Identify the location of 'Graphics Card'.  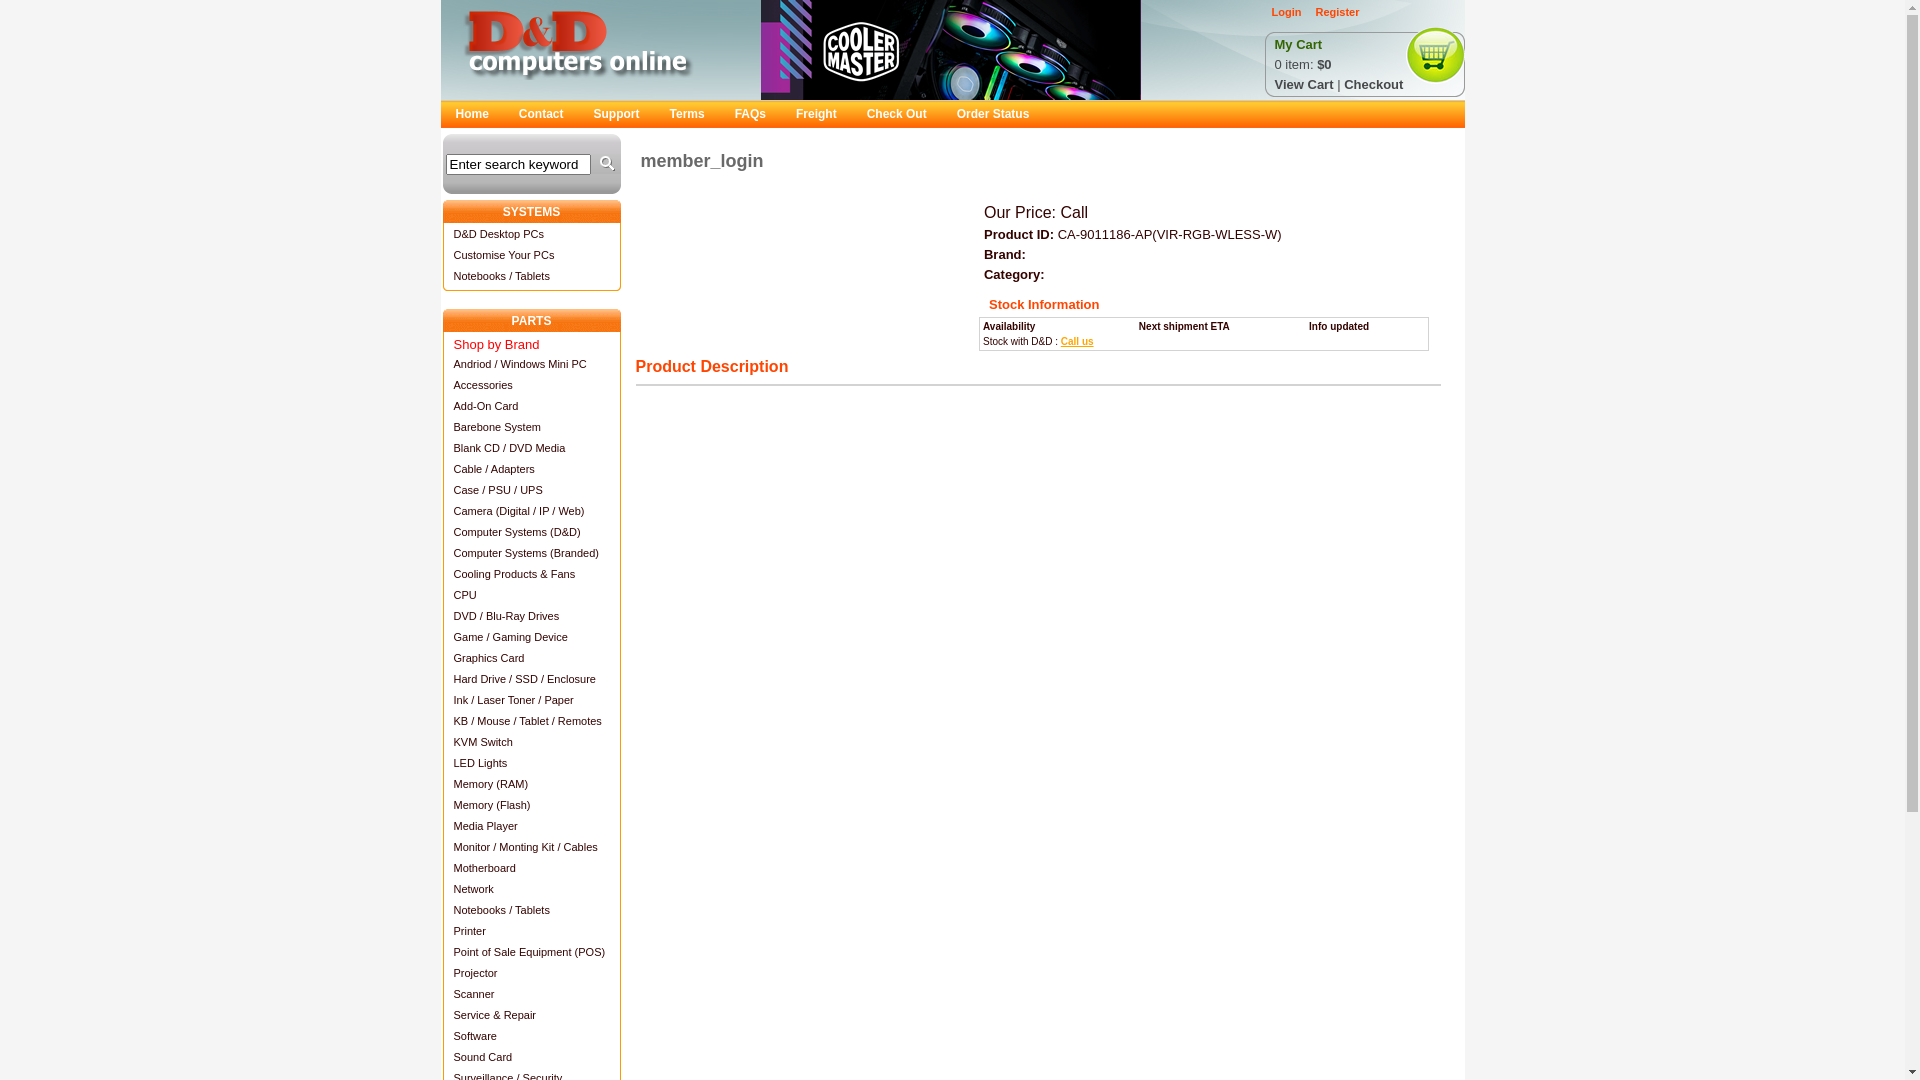
(531, 657).